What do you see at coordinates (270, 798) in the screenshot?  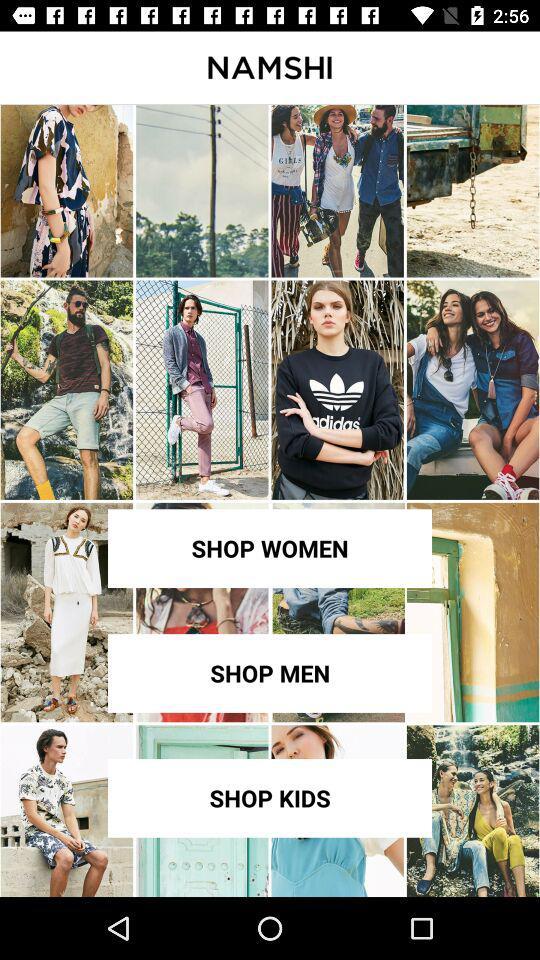 I see `the item below the shop men icon` at bounding box center [270, 798].